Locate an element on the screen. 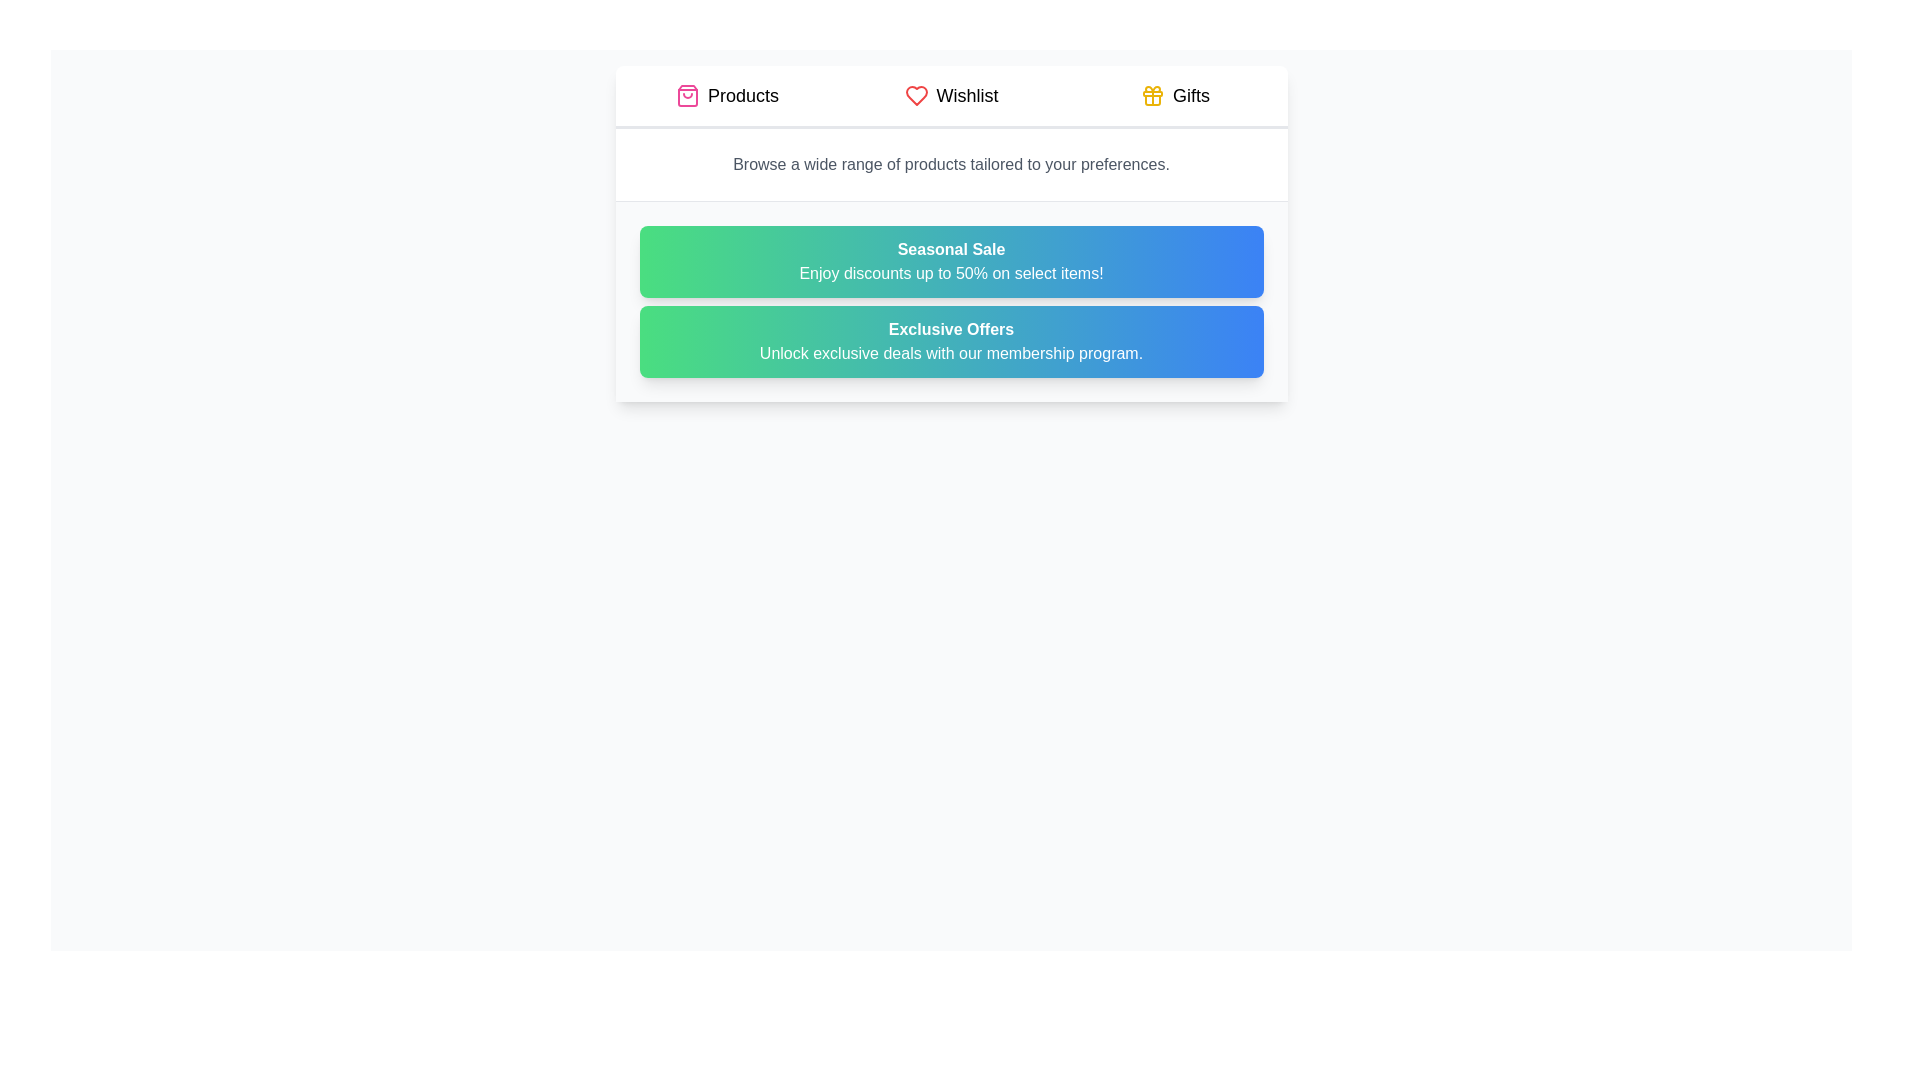  the Products tab is located at coordinates (726, 96).